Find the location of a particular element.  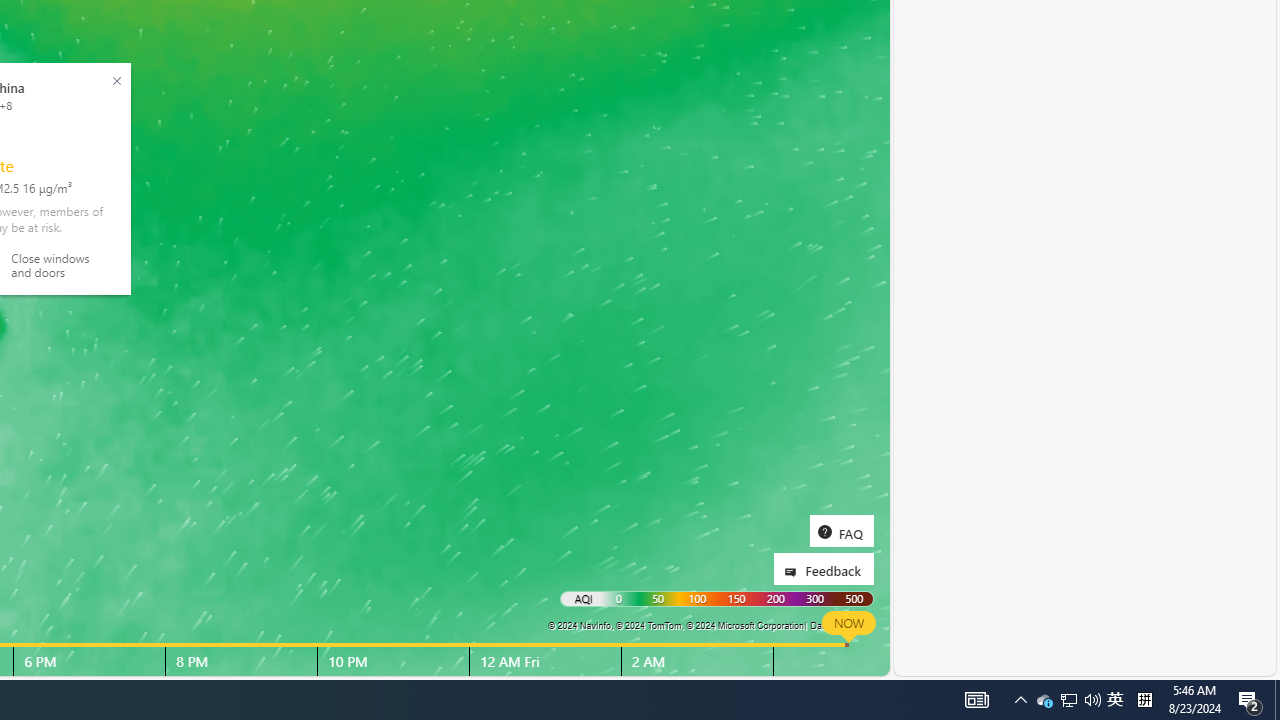

'FAQ' is located at coordinates (841, 530).